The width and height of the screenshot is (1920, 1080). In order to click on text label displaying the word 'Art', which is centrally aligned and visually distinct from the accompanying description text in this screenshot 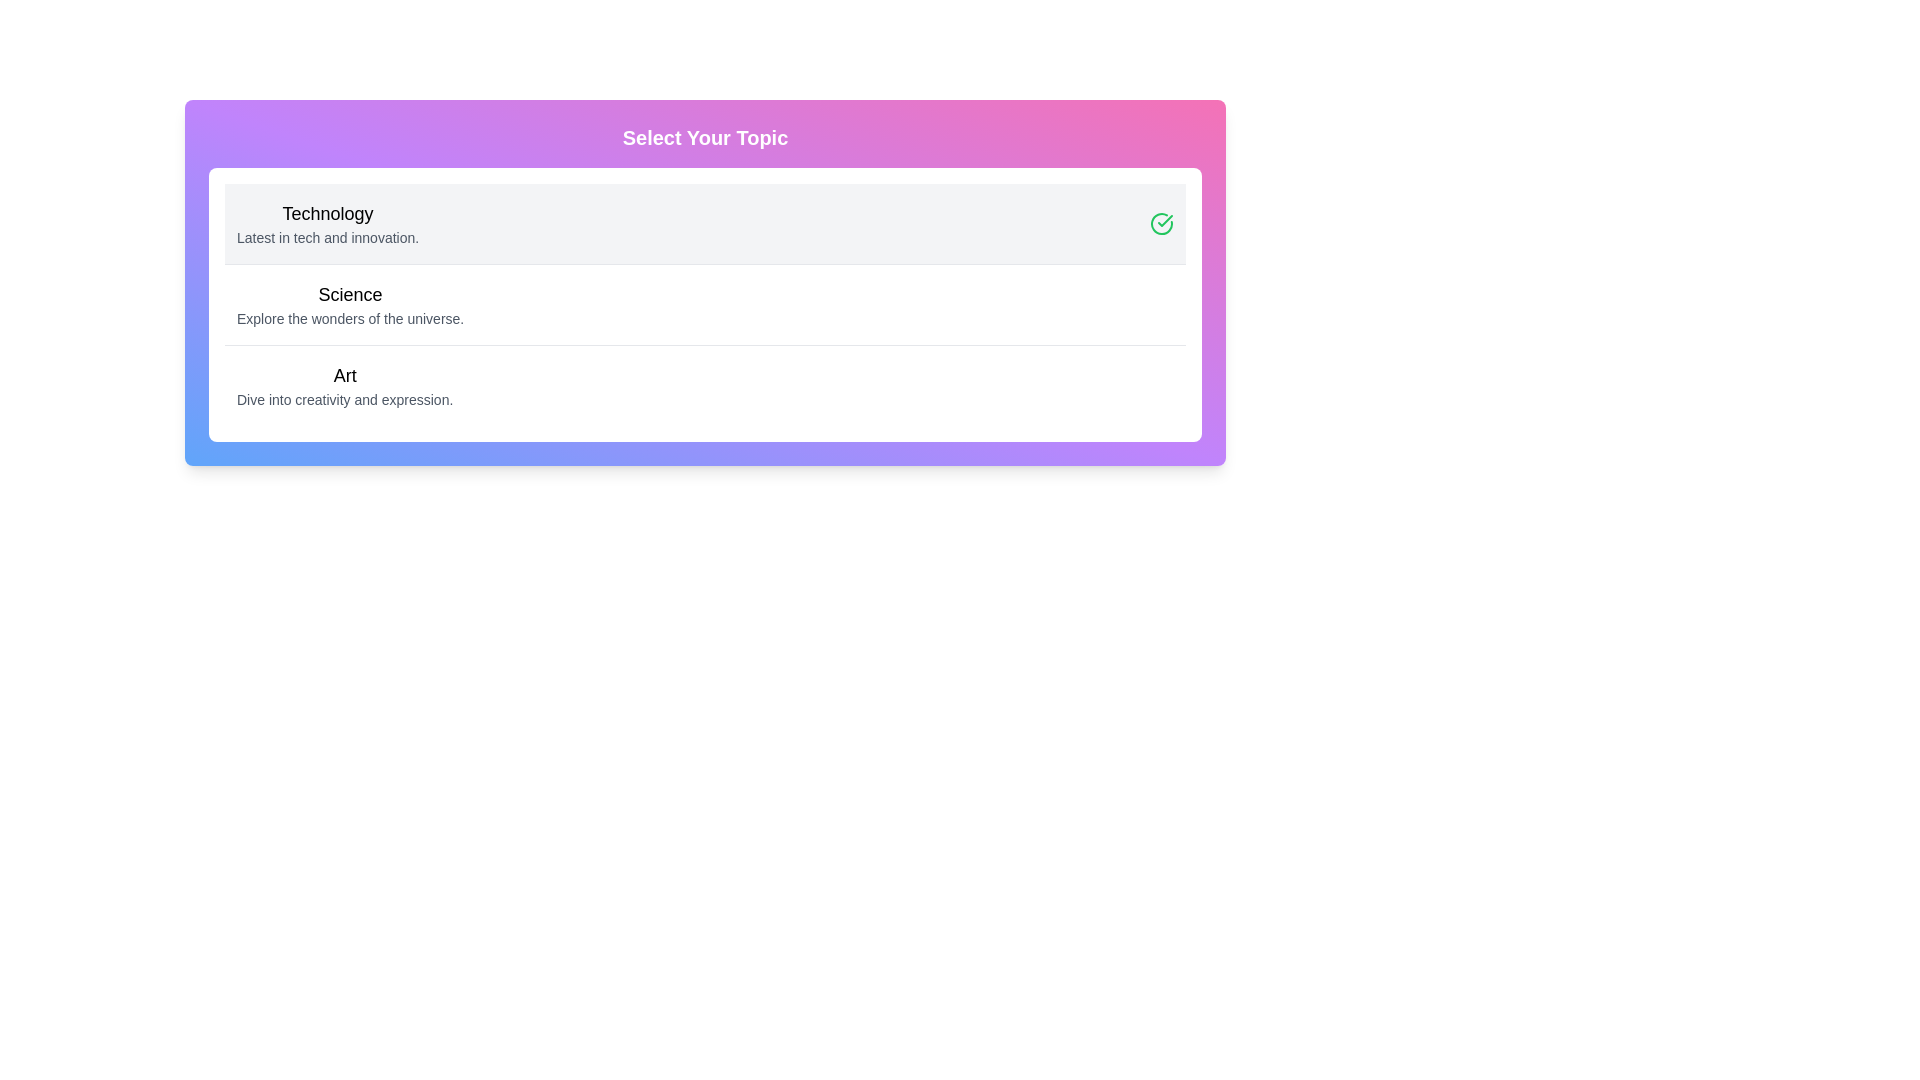, I will do `click(345, 375)`.